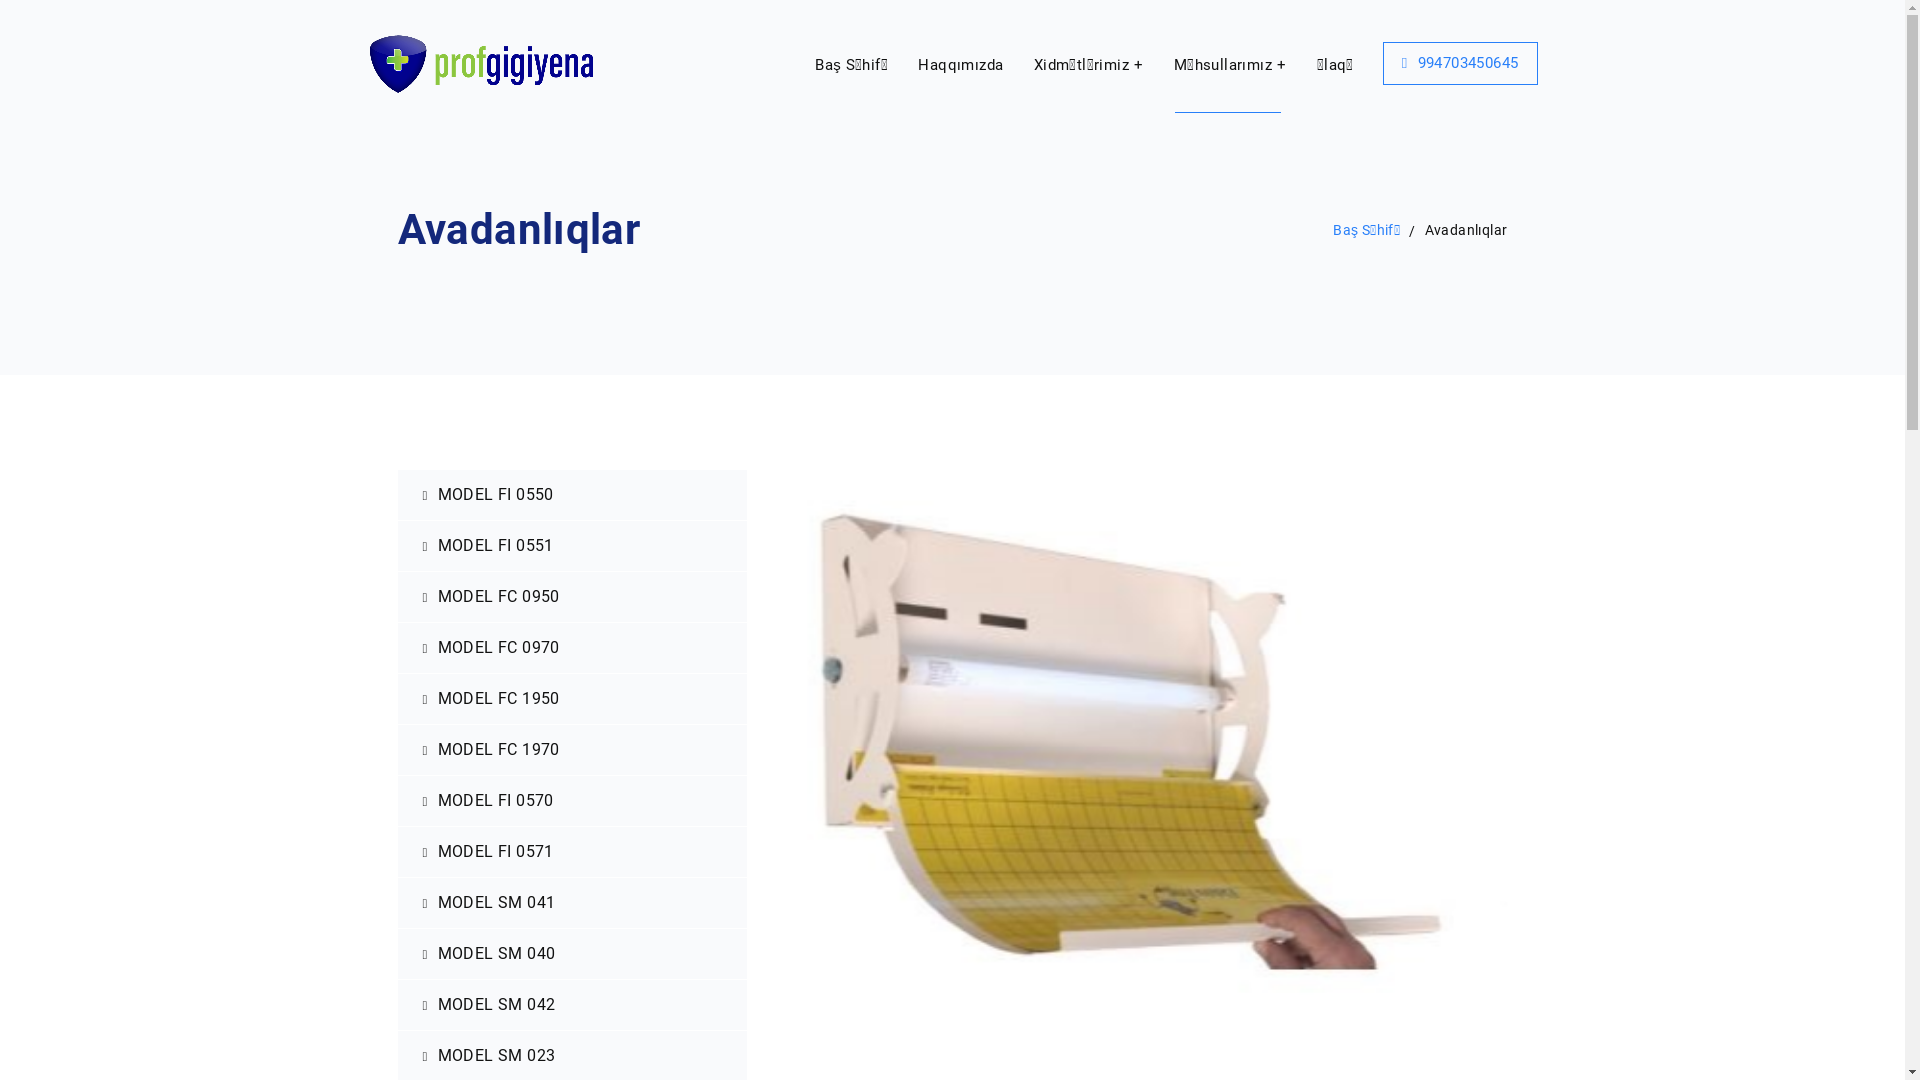 The image size is (1920, 1080). What do you see at coordinates (571, 852) in the screenshot?
I see `'MODEL FI 0571'` at bounding box center [571, 852].